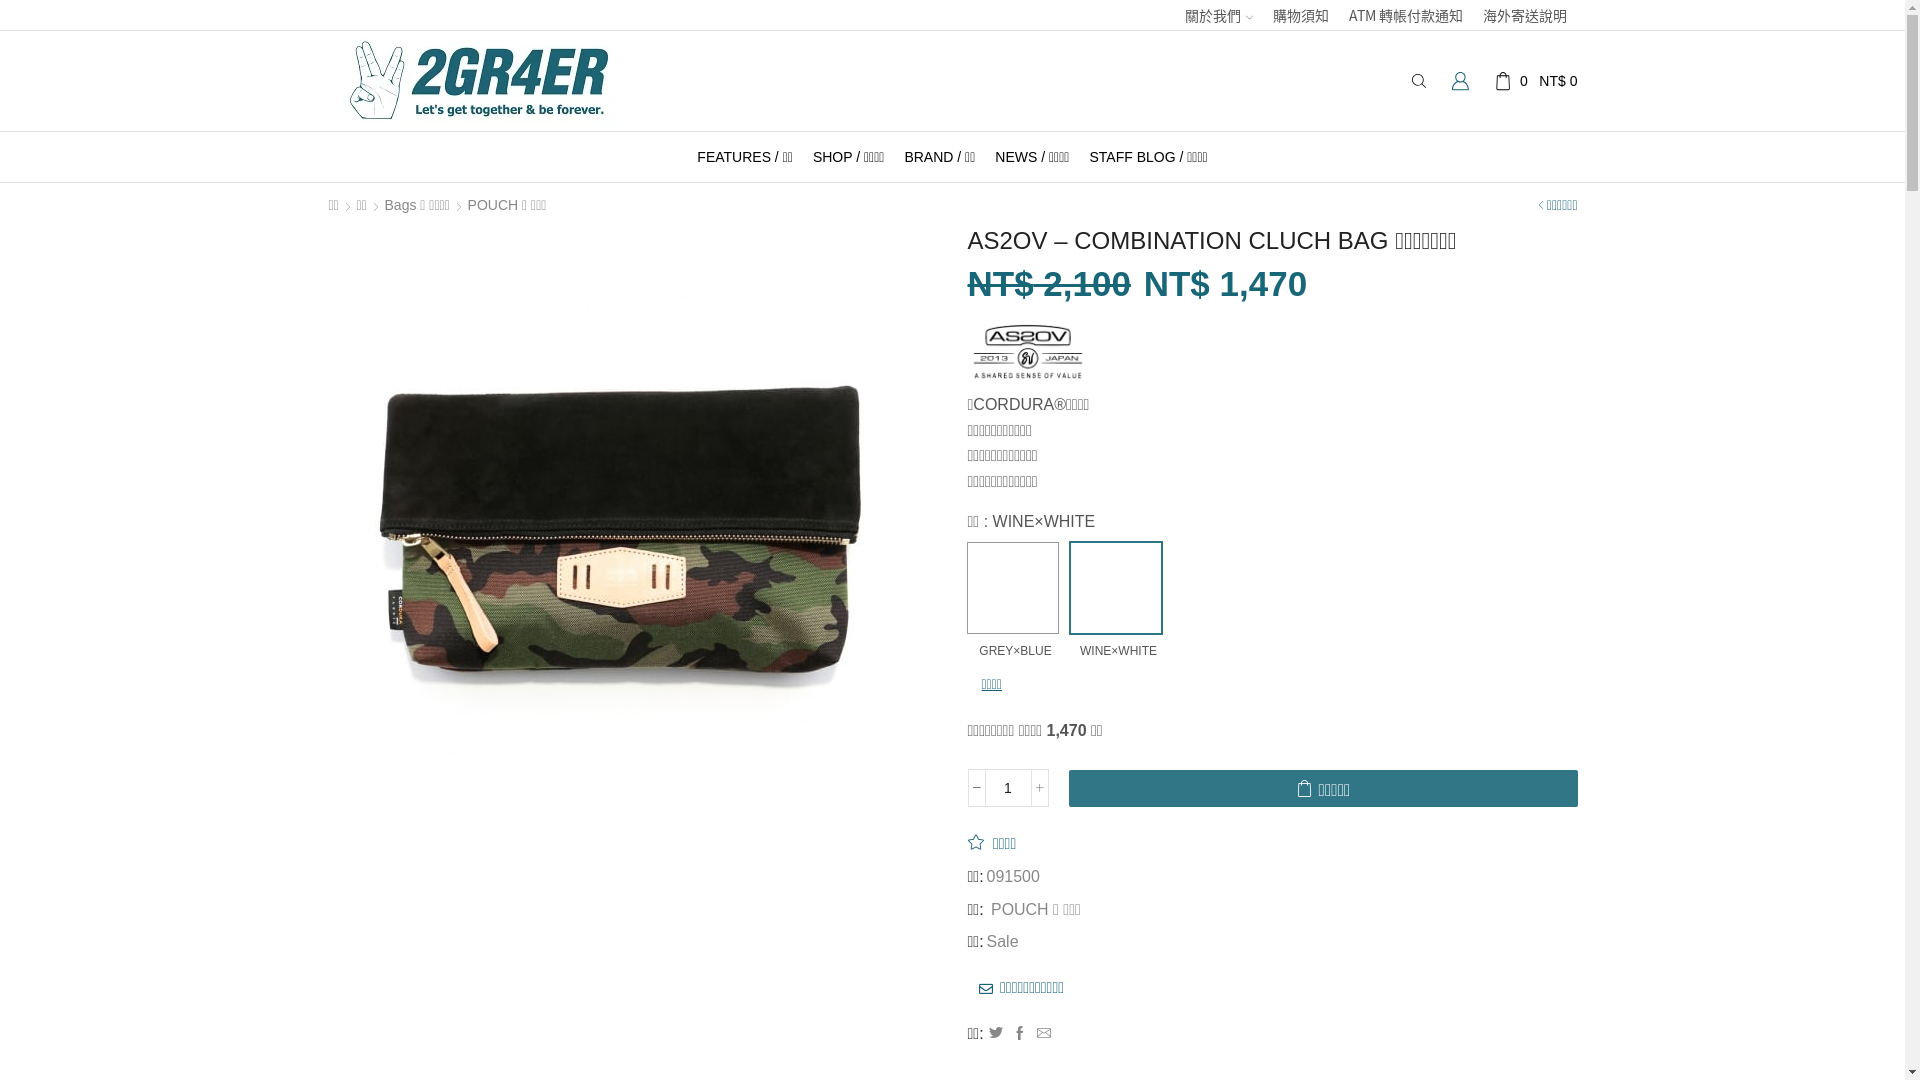 The width and height of the screenshot is (1920, 1080). Describe the element at coordinates (996, 1033) in the screenshot. I see `'Twitter'` at that location.